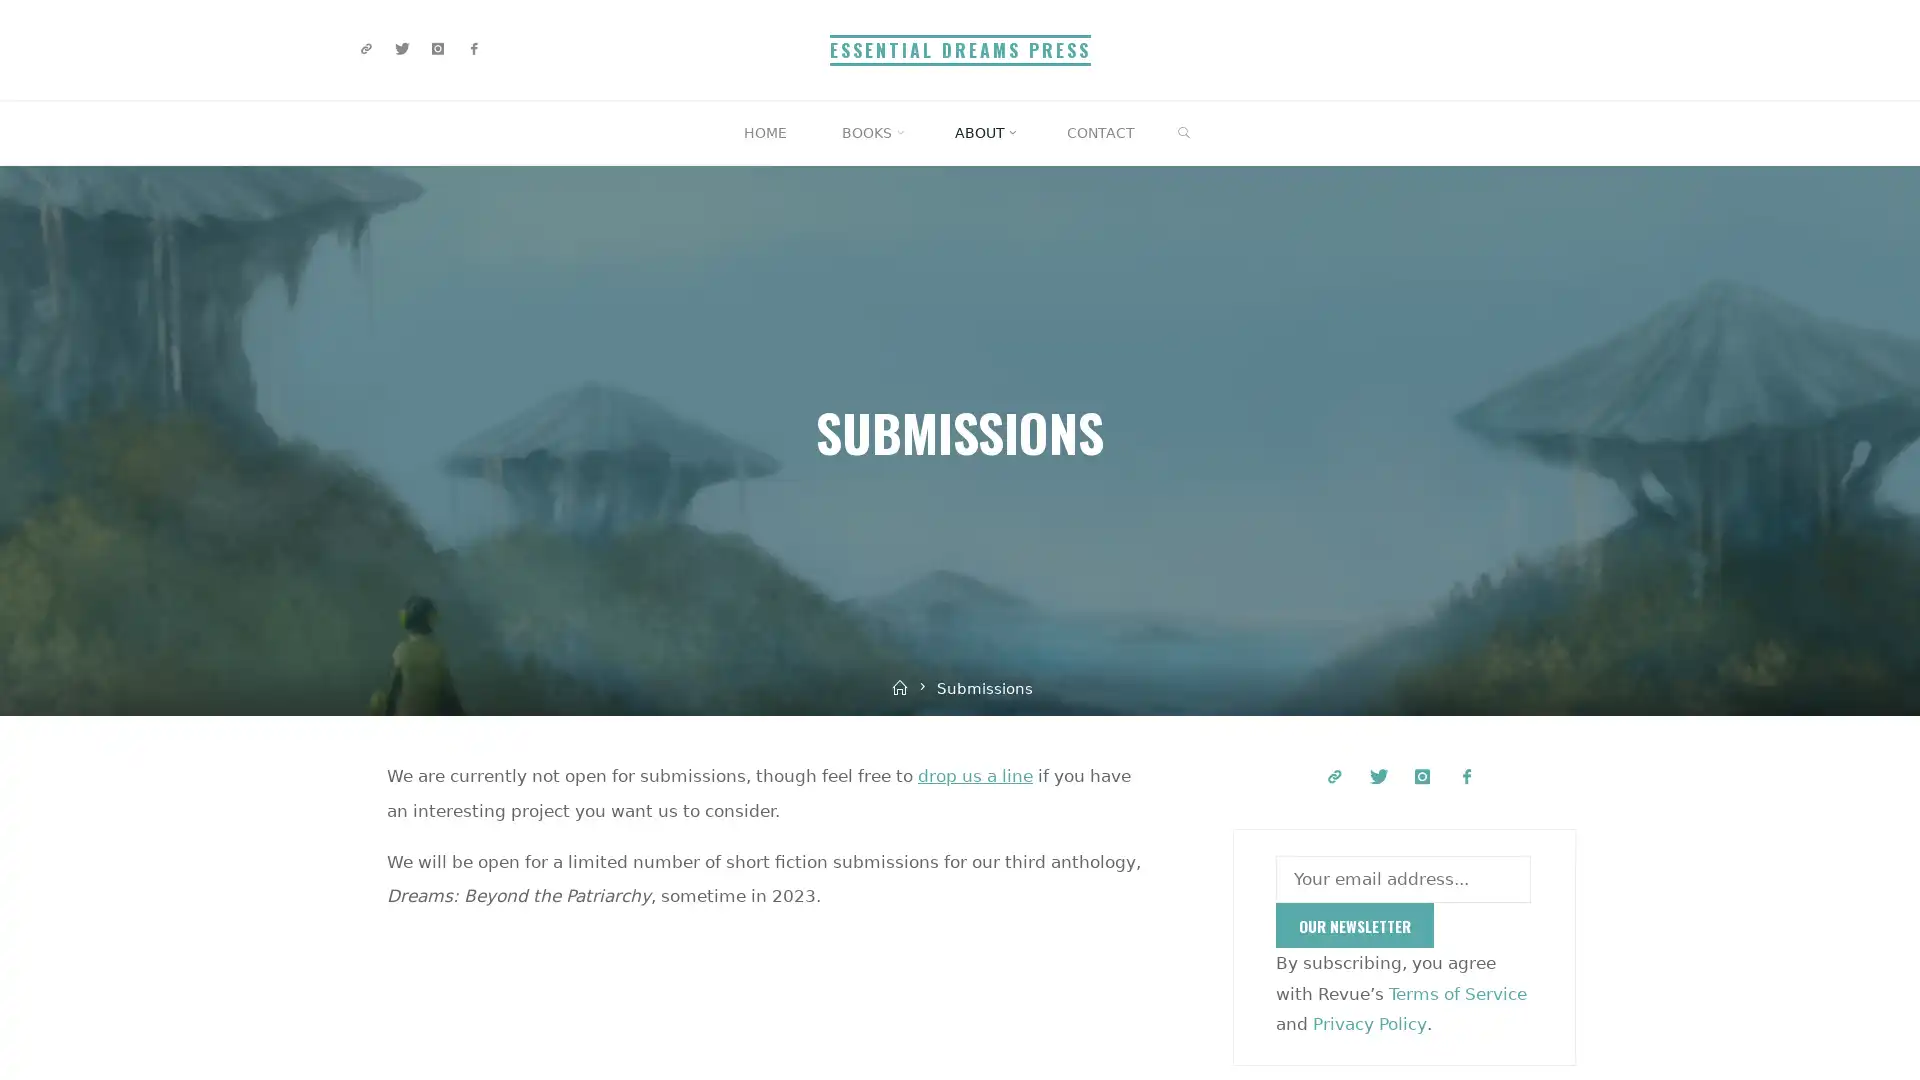 This screenshot has width=1920, height=1080. Describe the element at coordinates (1354, 925) in the screenshot. I see `Our Newsletter` at that location.